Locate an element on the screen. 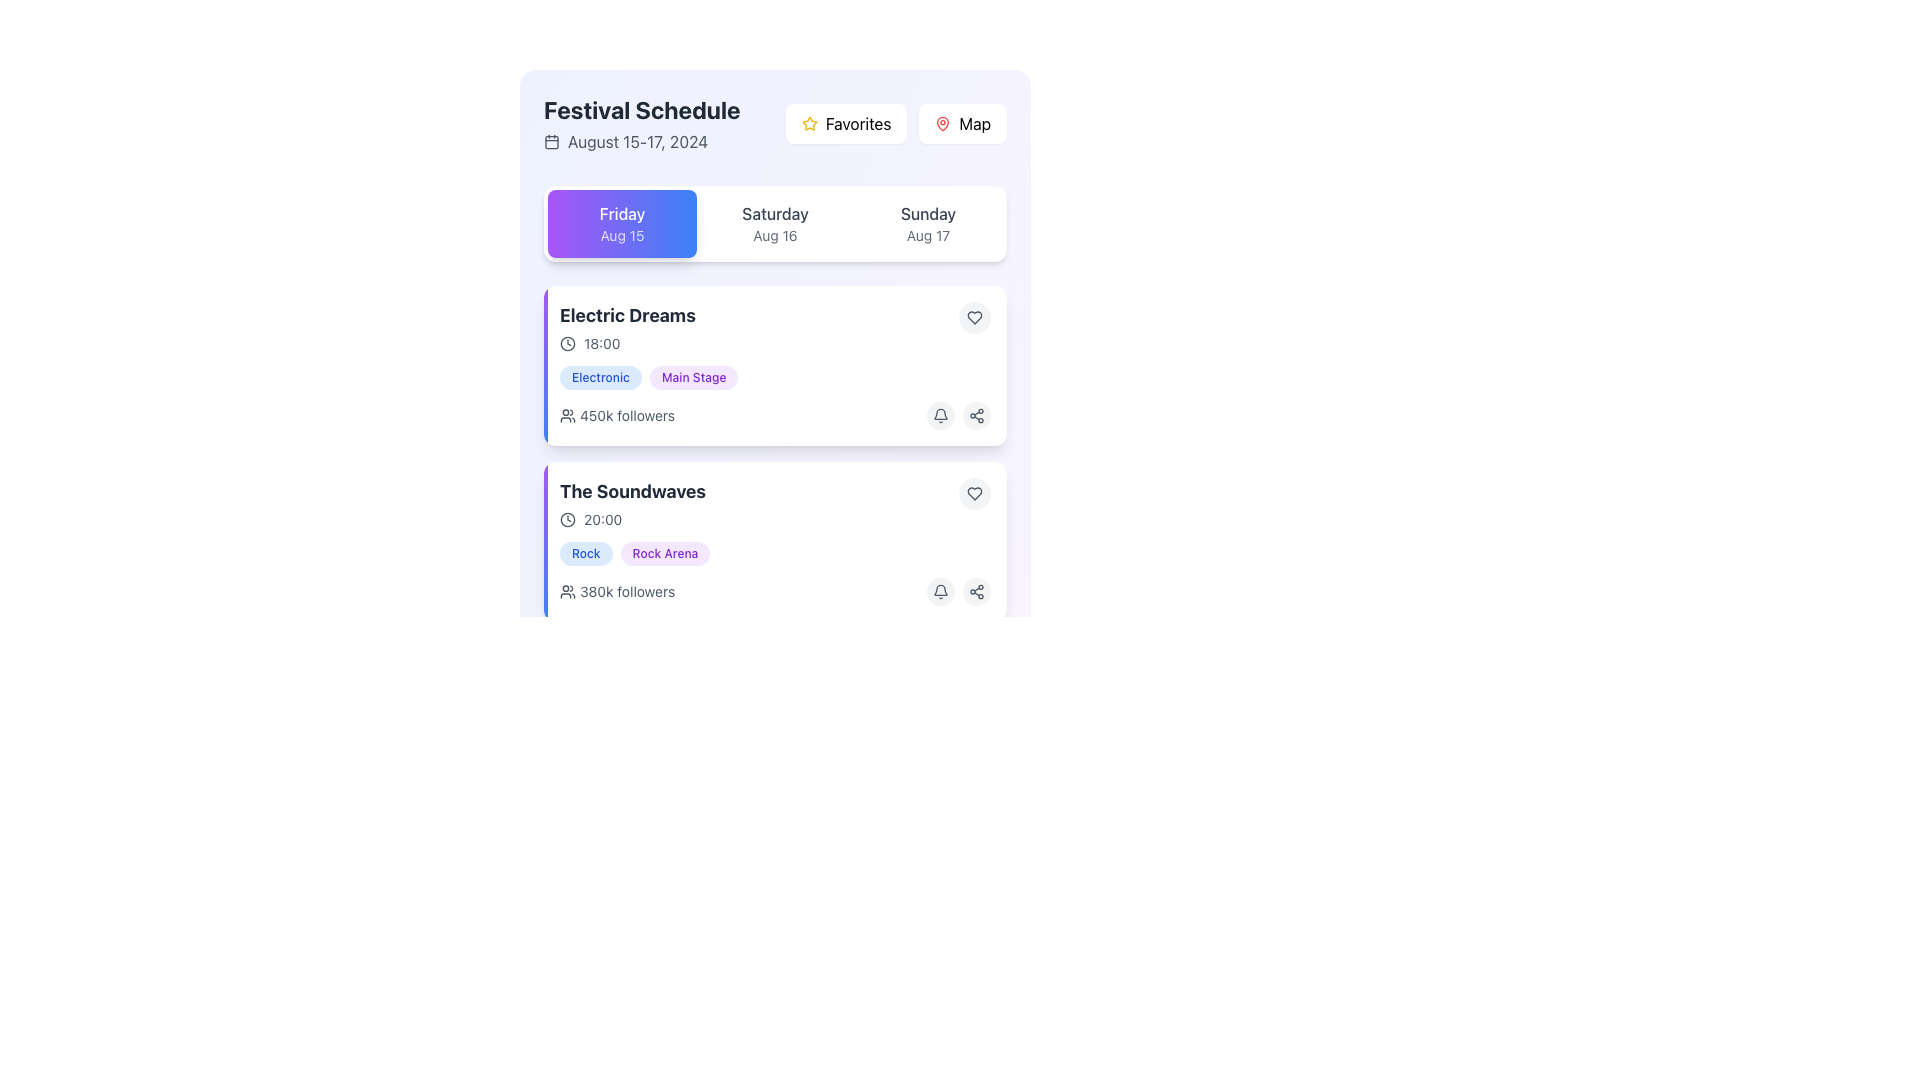 Image resolution: width=1920 pixels, height=1080 pixels. the circular element of the clock icon representing the analog clock face, which is associated with the time '18:00' next to 'Electric Dreams' is located at coordinates (566, 342).